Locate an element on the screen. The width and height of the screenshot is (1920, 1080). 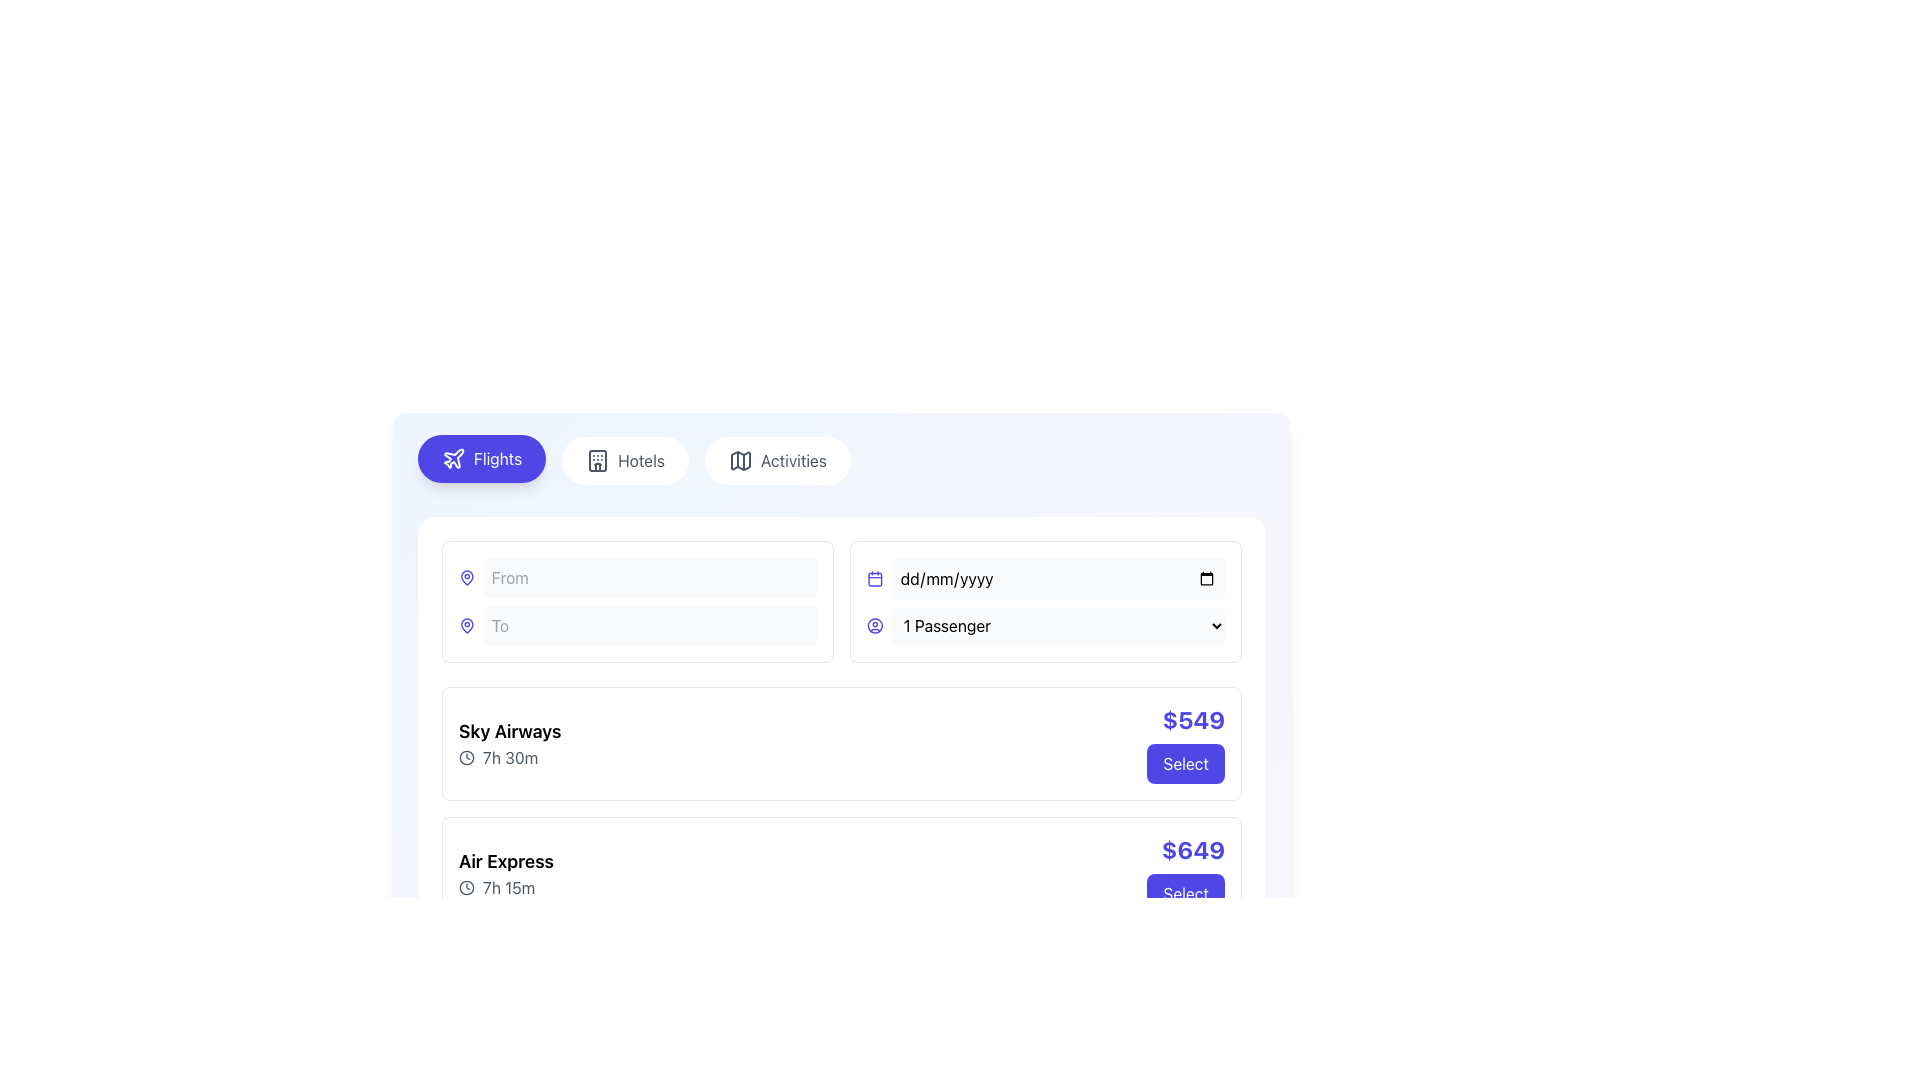
the 'Activities' button, which is a horizontally-aligned button with a white background, rounded corners, and a centered text label in gray font, featuring a map icon to the left of the text is located at coordinates (776, 461).